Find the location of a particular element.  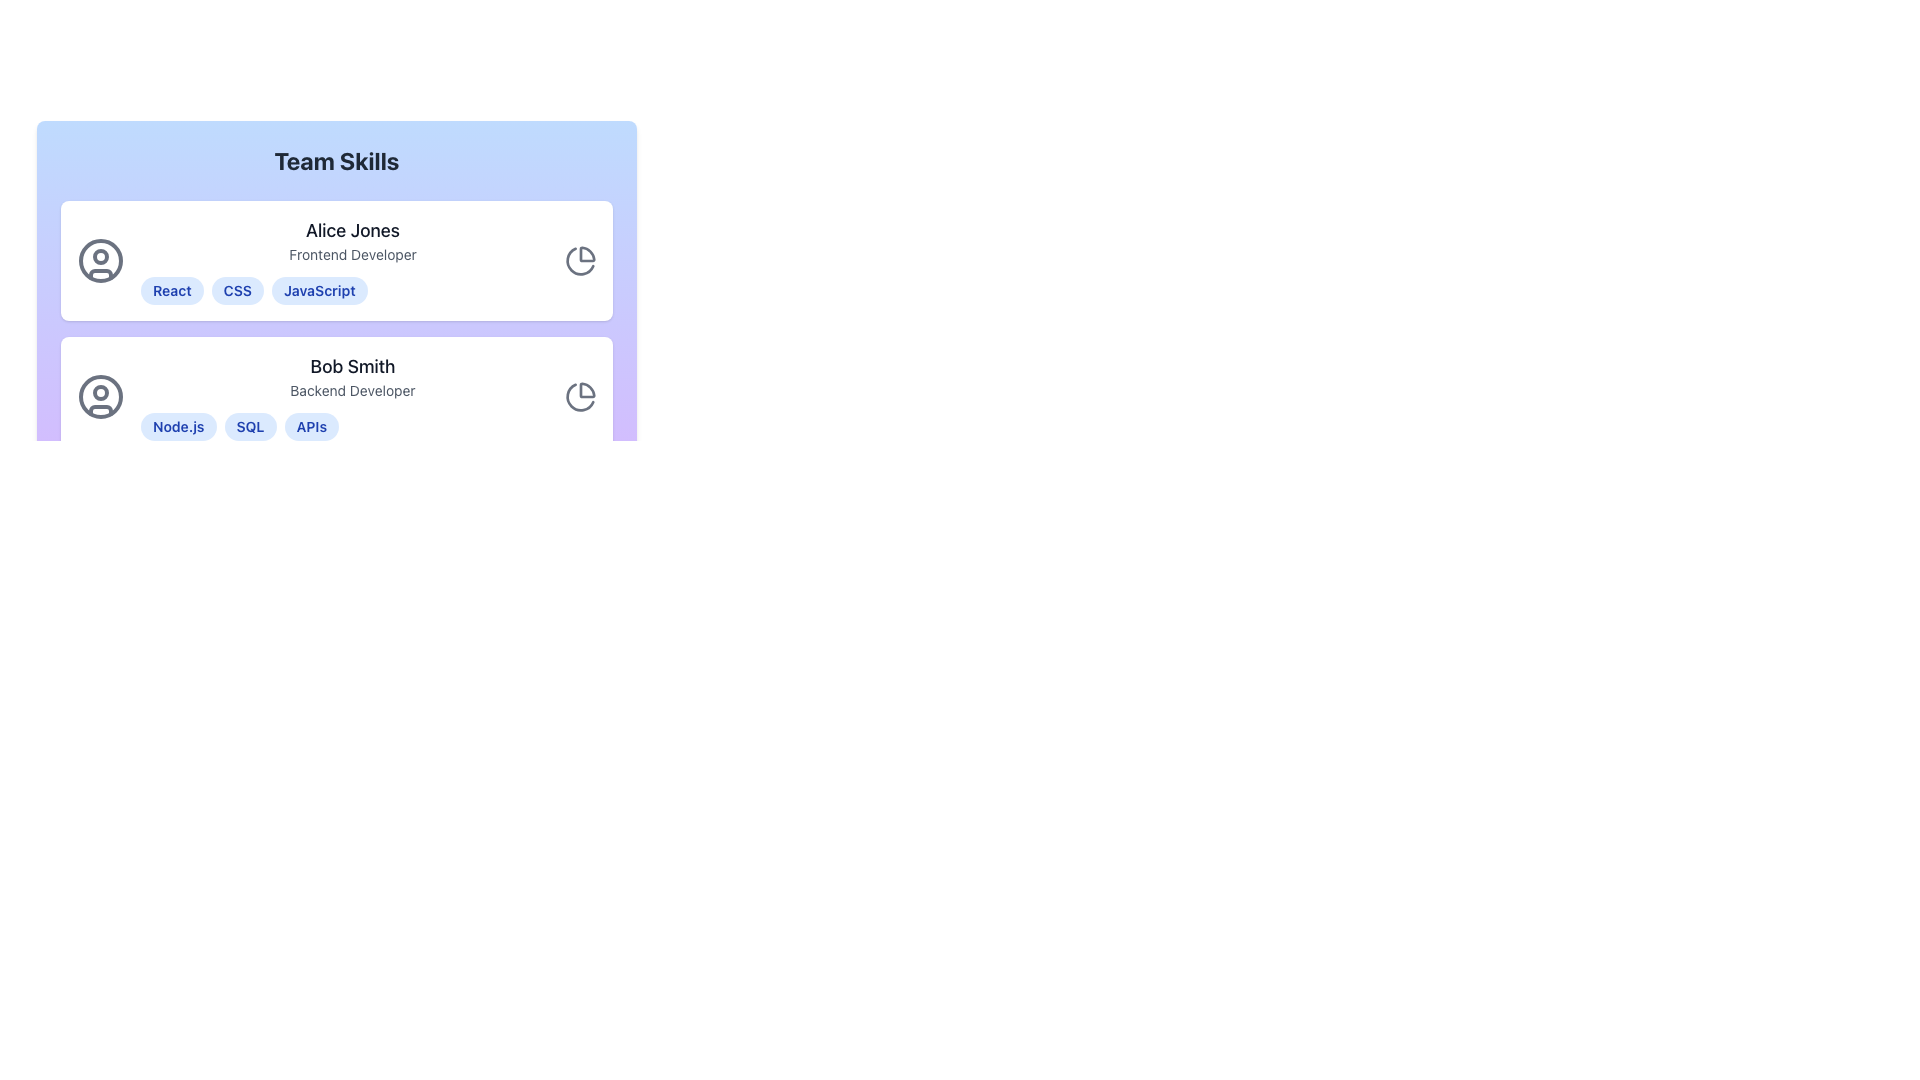

the first badge below the name 'Alice Jones' and the title 'Frontend Developer' is located at coordinates (172, 290).